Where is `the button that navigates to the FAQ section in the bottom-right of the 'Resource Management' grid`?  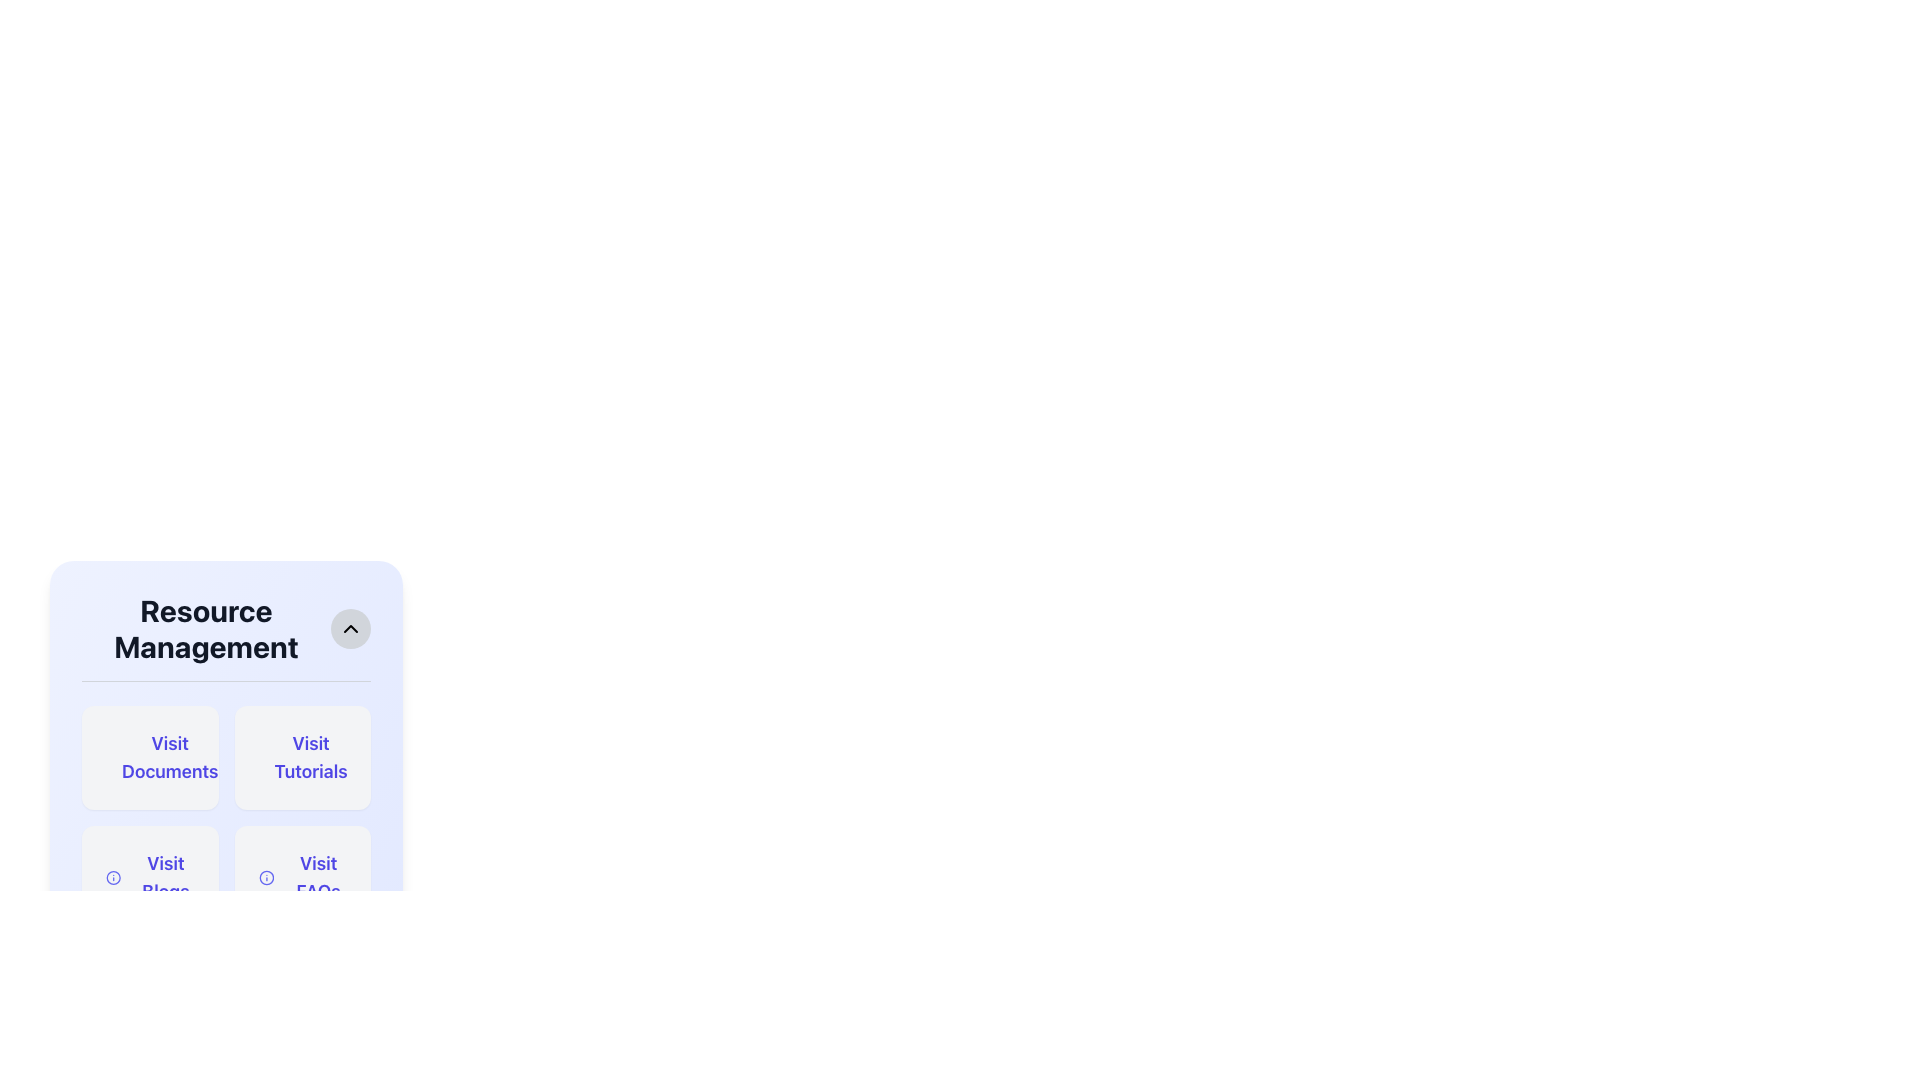 the button that navigates to the FAQ section in the bottom-right of the 'Resource Management' grid is located at coordinates (301, 877).